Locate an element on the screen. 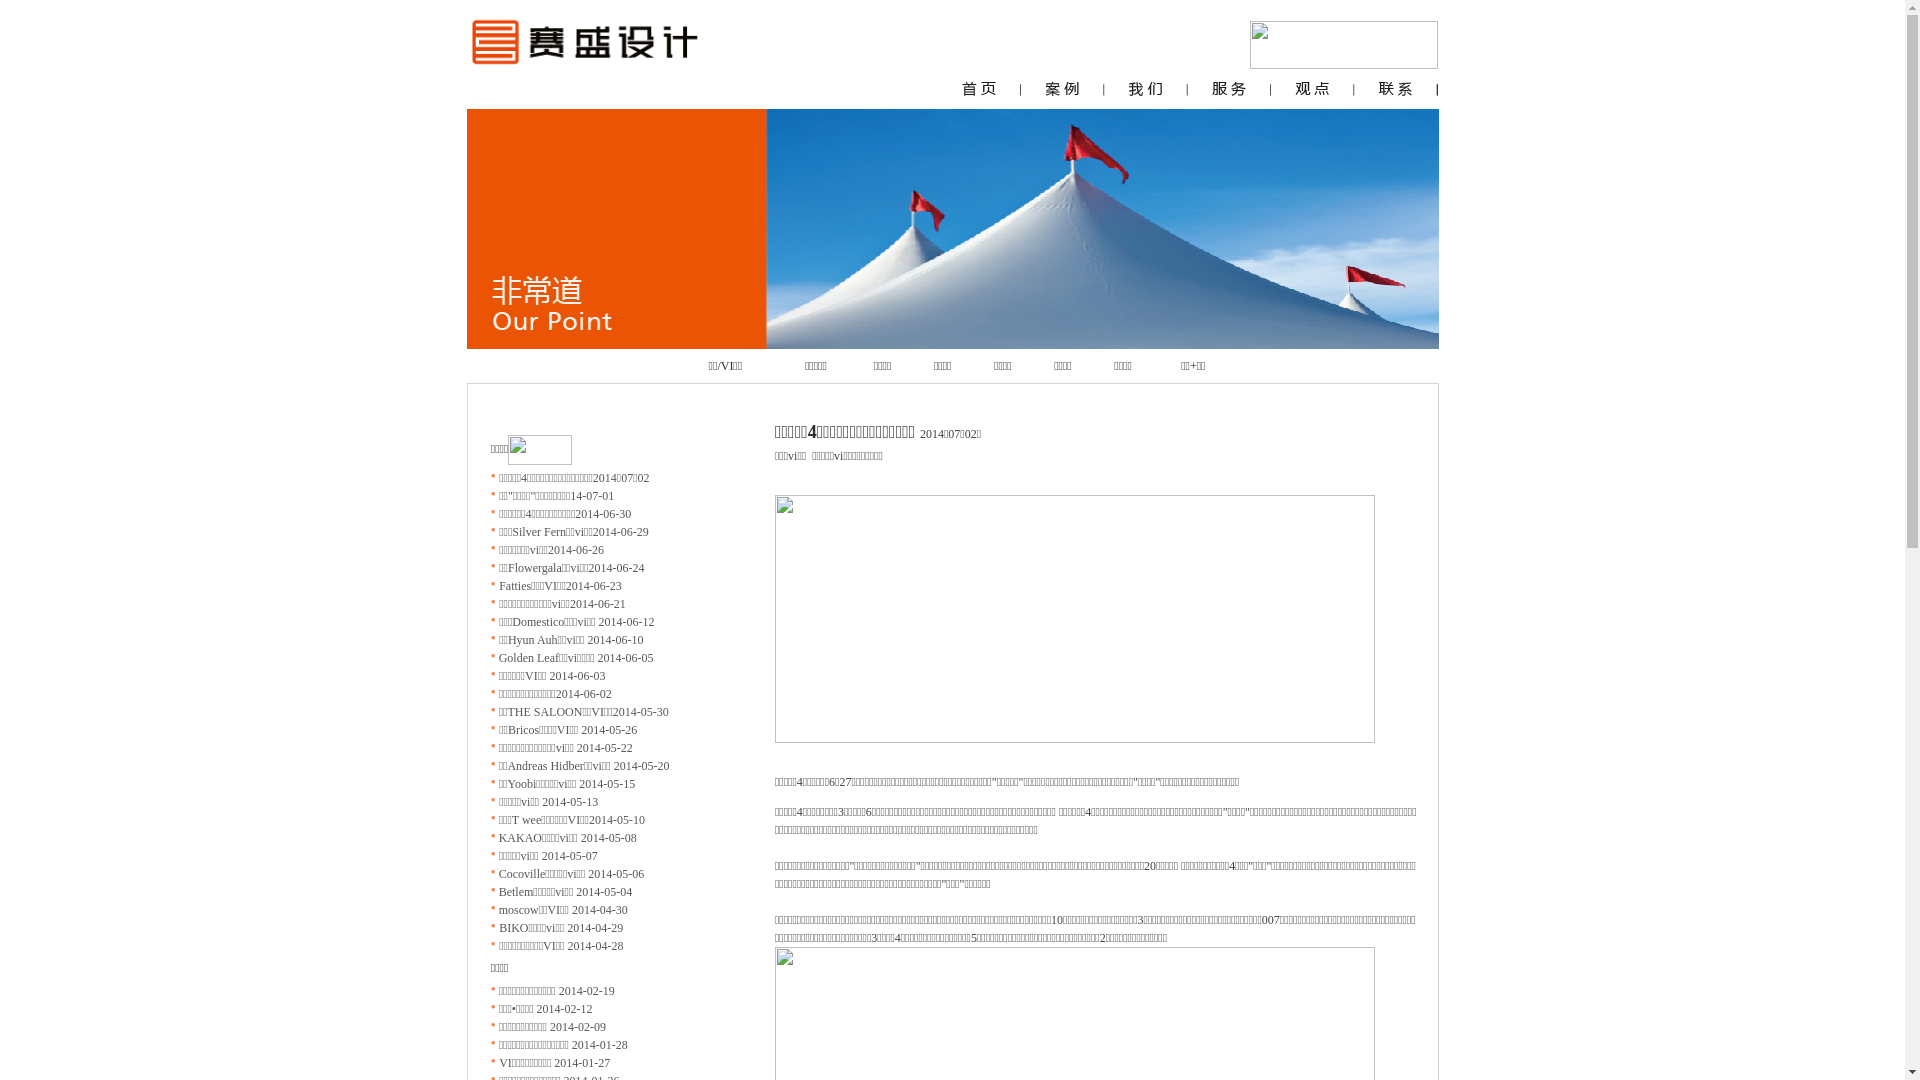 Image resolution: width=1920 pixels, height=1080 pixels. '2014-06-23' is located at coordinates (565, 585).